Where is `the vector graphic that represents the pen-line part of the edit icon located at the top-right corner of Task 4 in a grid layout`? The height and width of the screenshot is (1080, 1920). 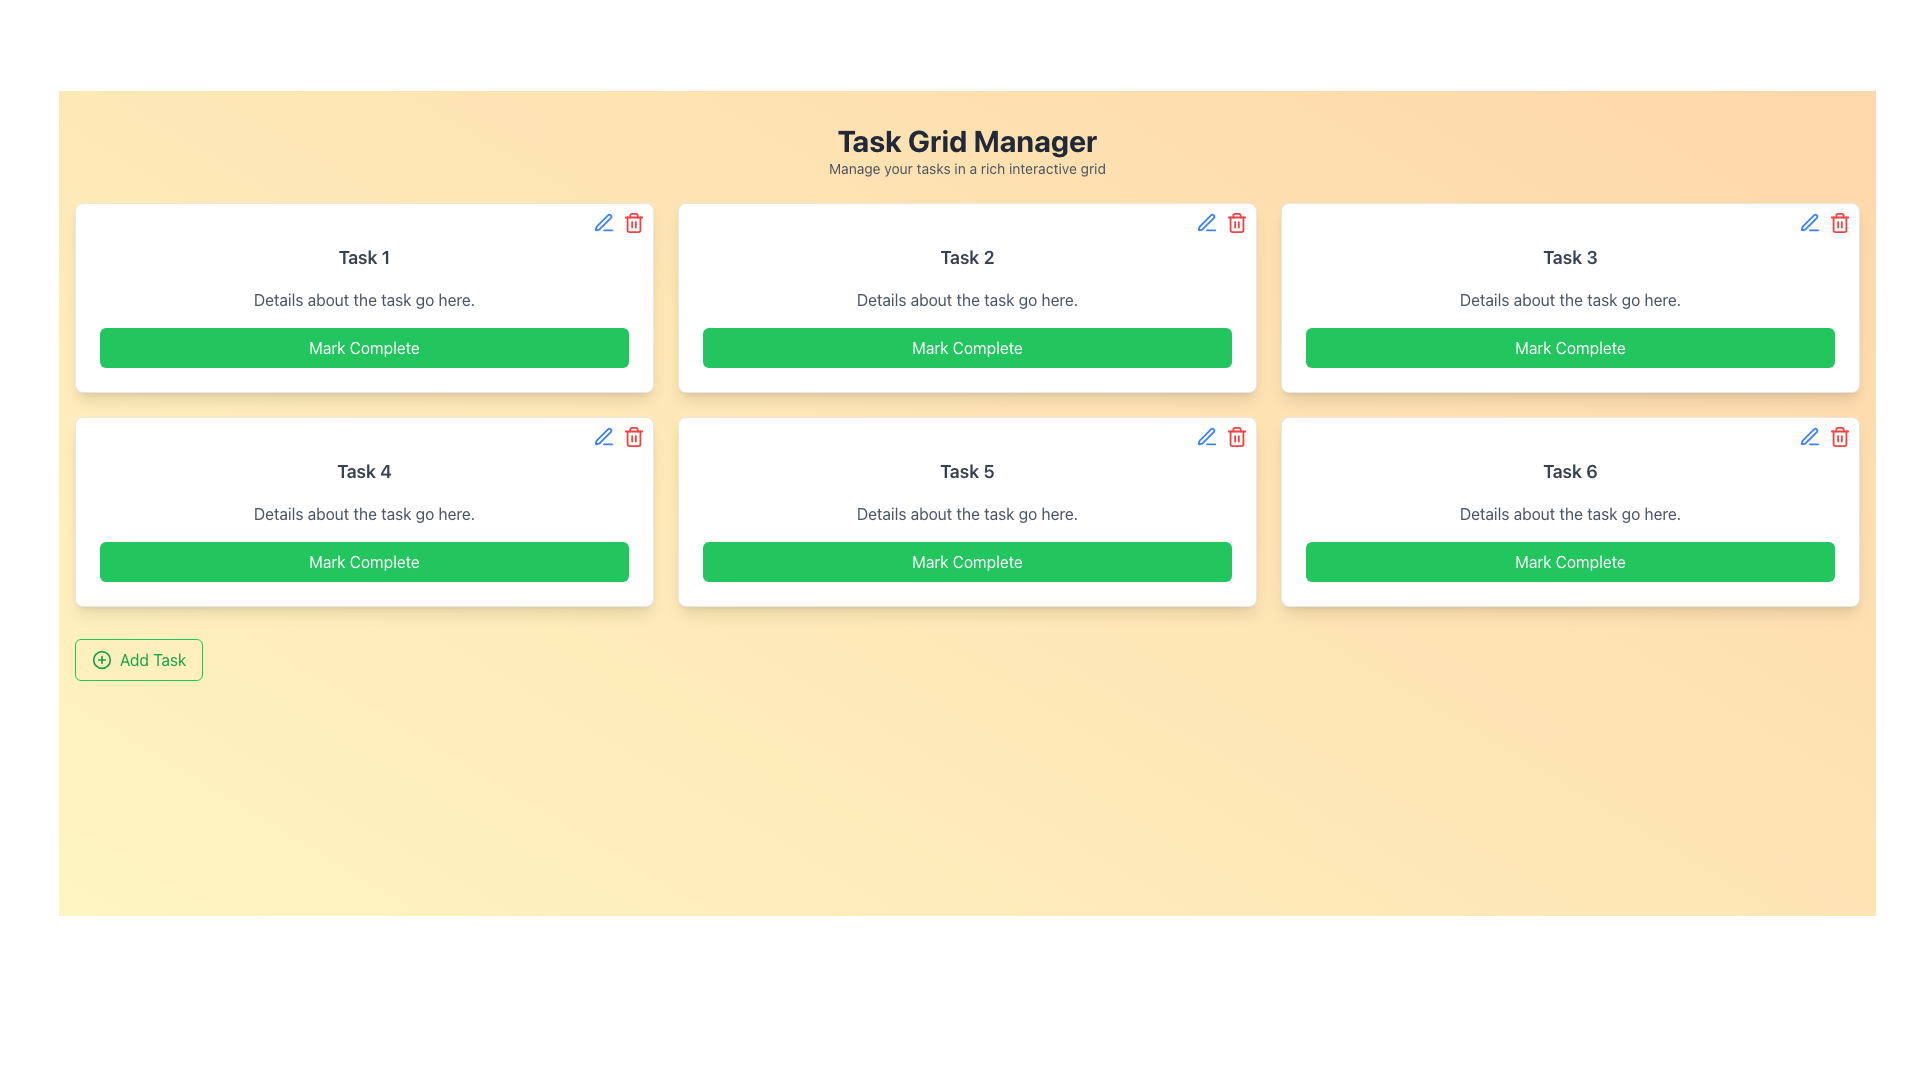
the vector graphic that represents the pen-line part of the edit icon located at the top-right corner of Task 4 in a grid layout is located at coordinates (602, 435).